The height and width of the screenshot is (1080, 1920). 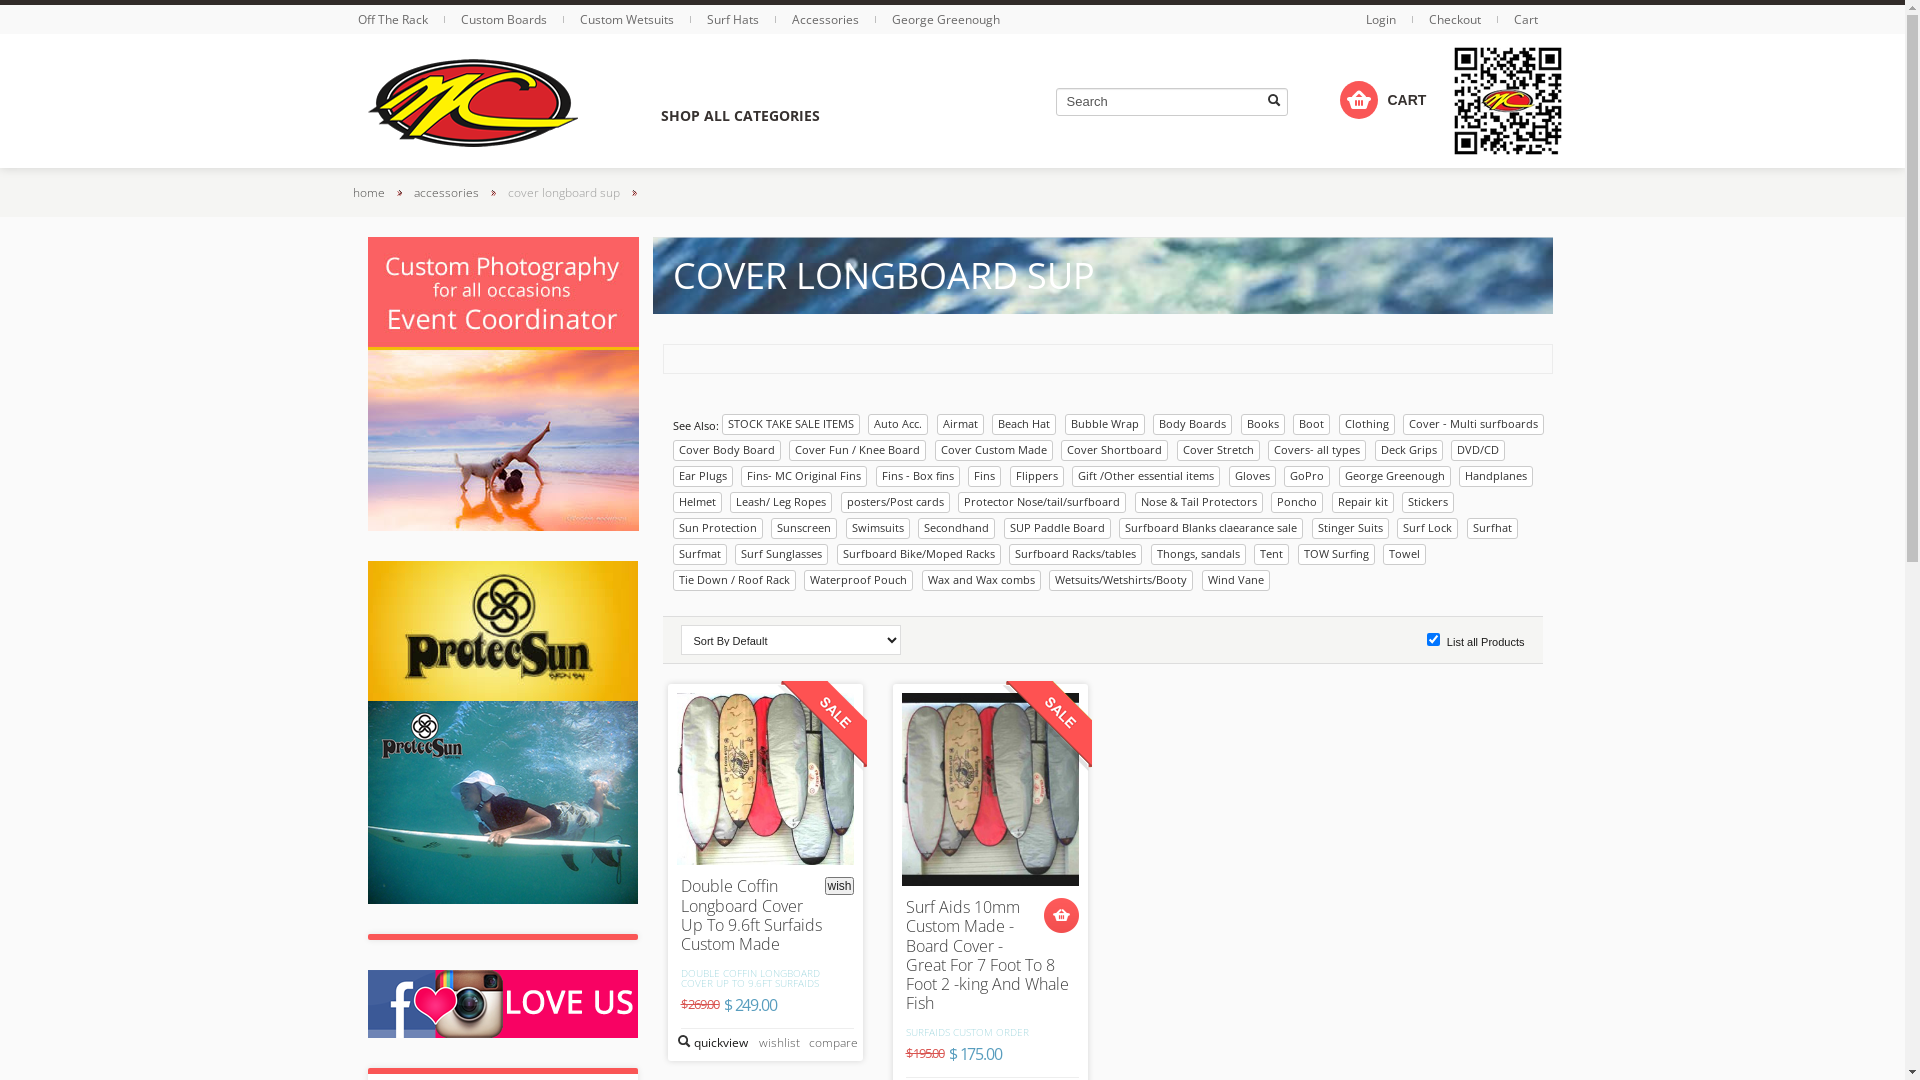 I want to click on 'George Greenough', so click(x=1392, y=476).